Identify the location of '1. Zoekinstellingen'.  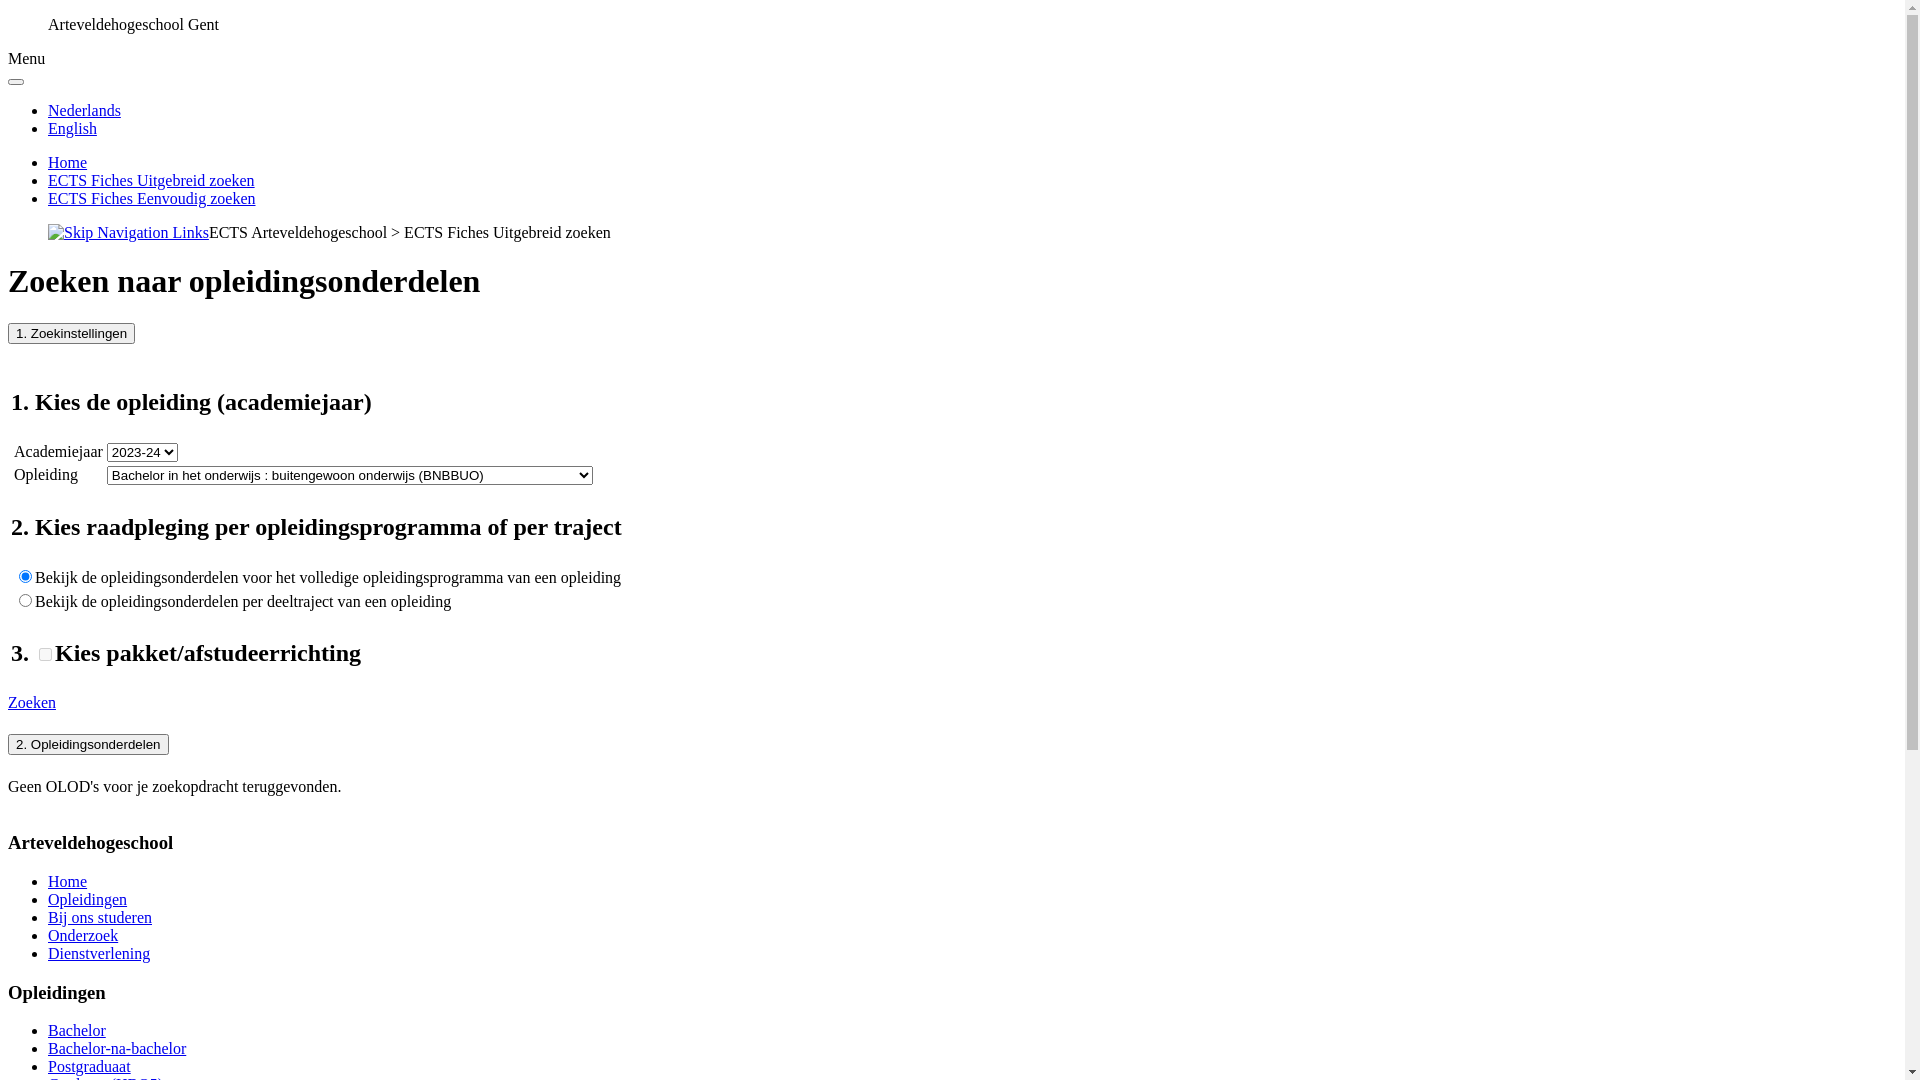
(71, 332).